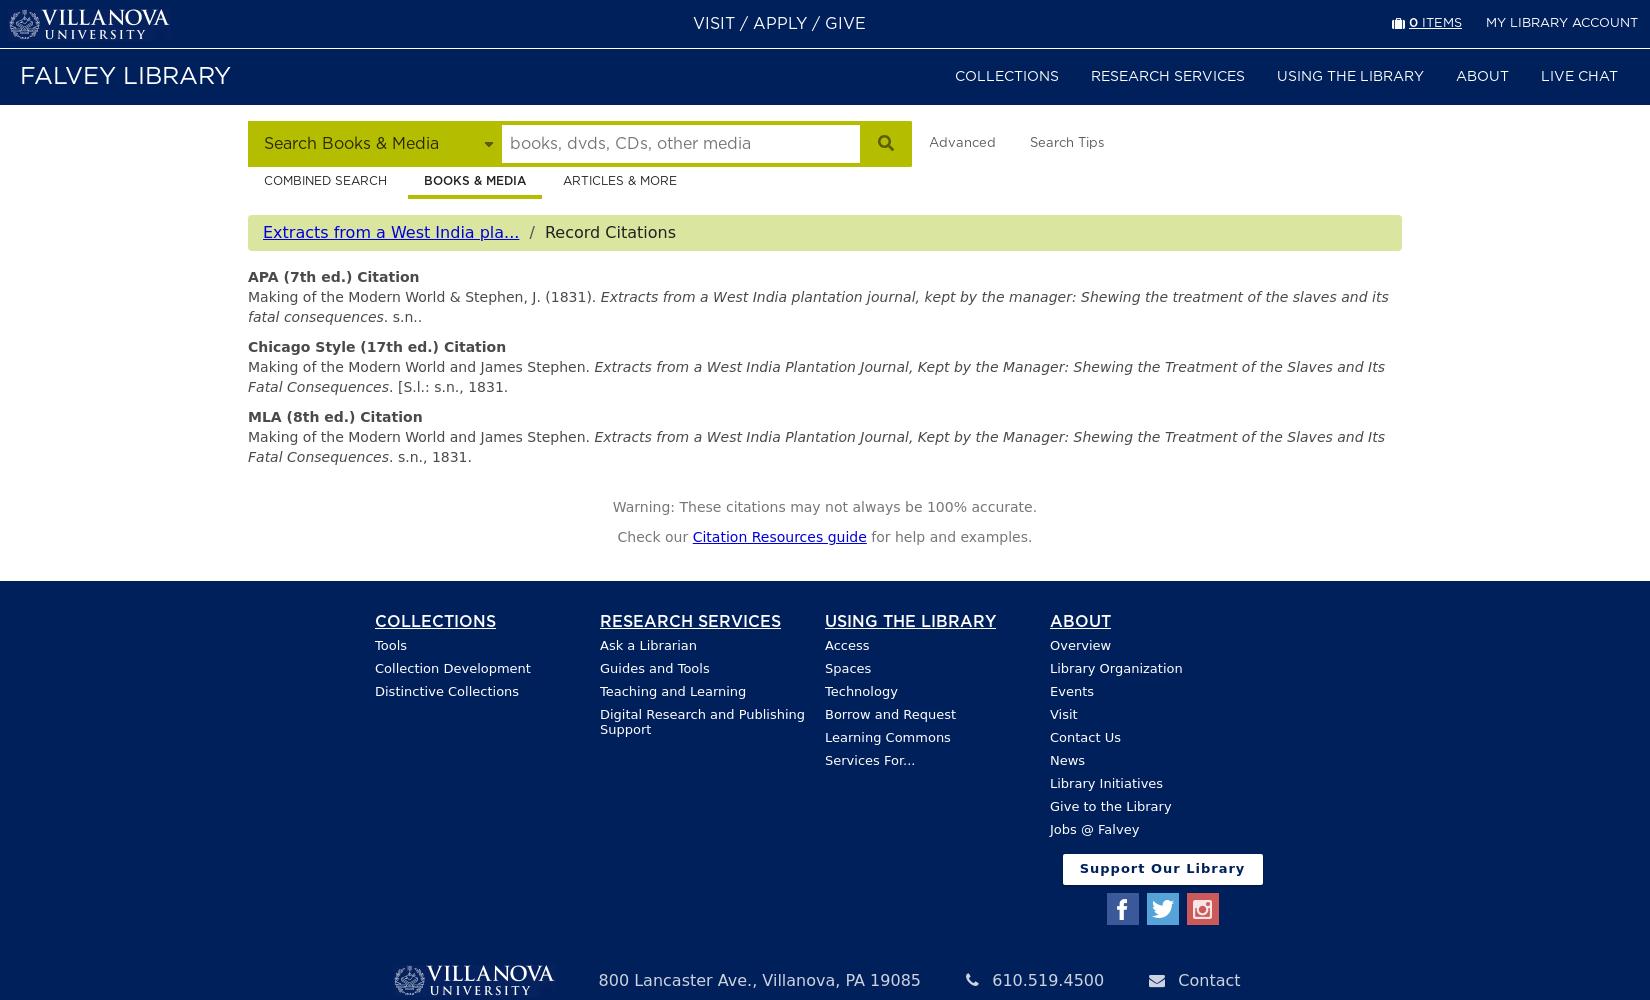 The image size is (1650, 1000). I want to click on 'Visit', so click(1063, 712).